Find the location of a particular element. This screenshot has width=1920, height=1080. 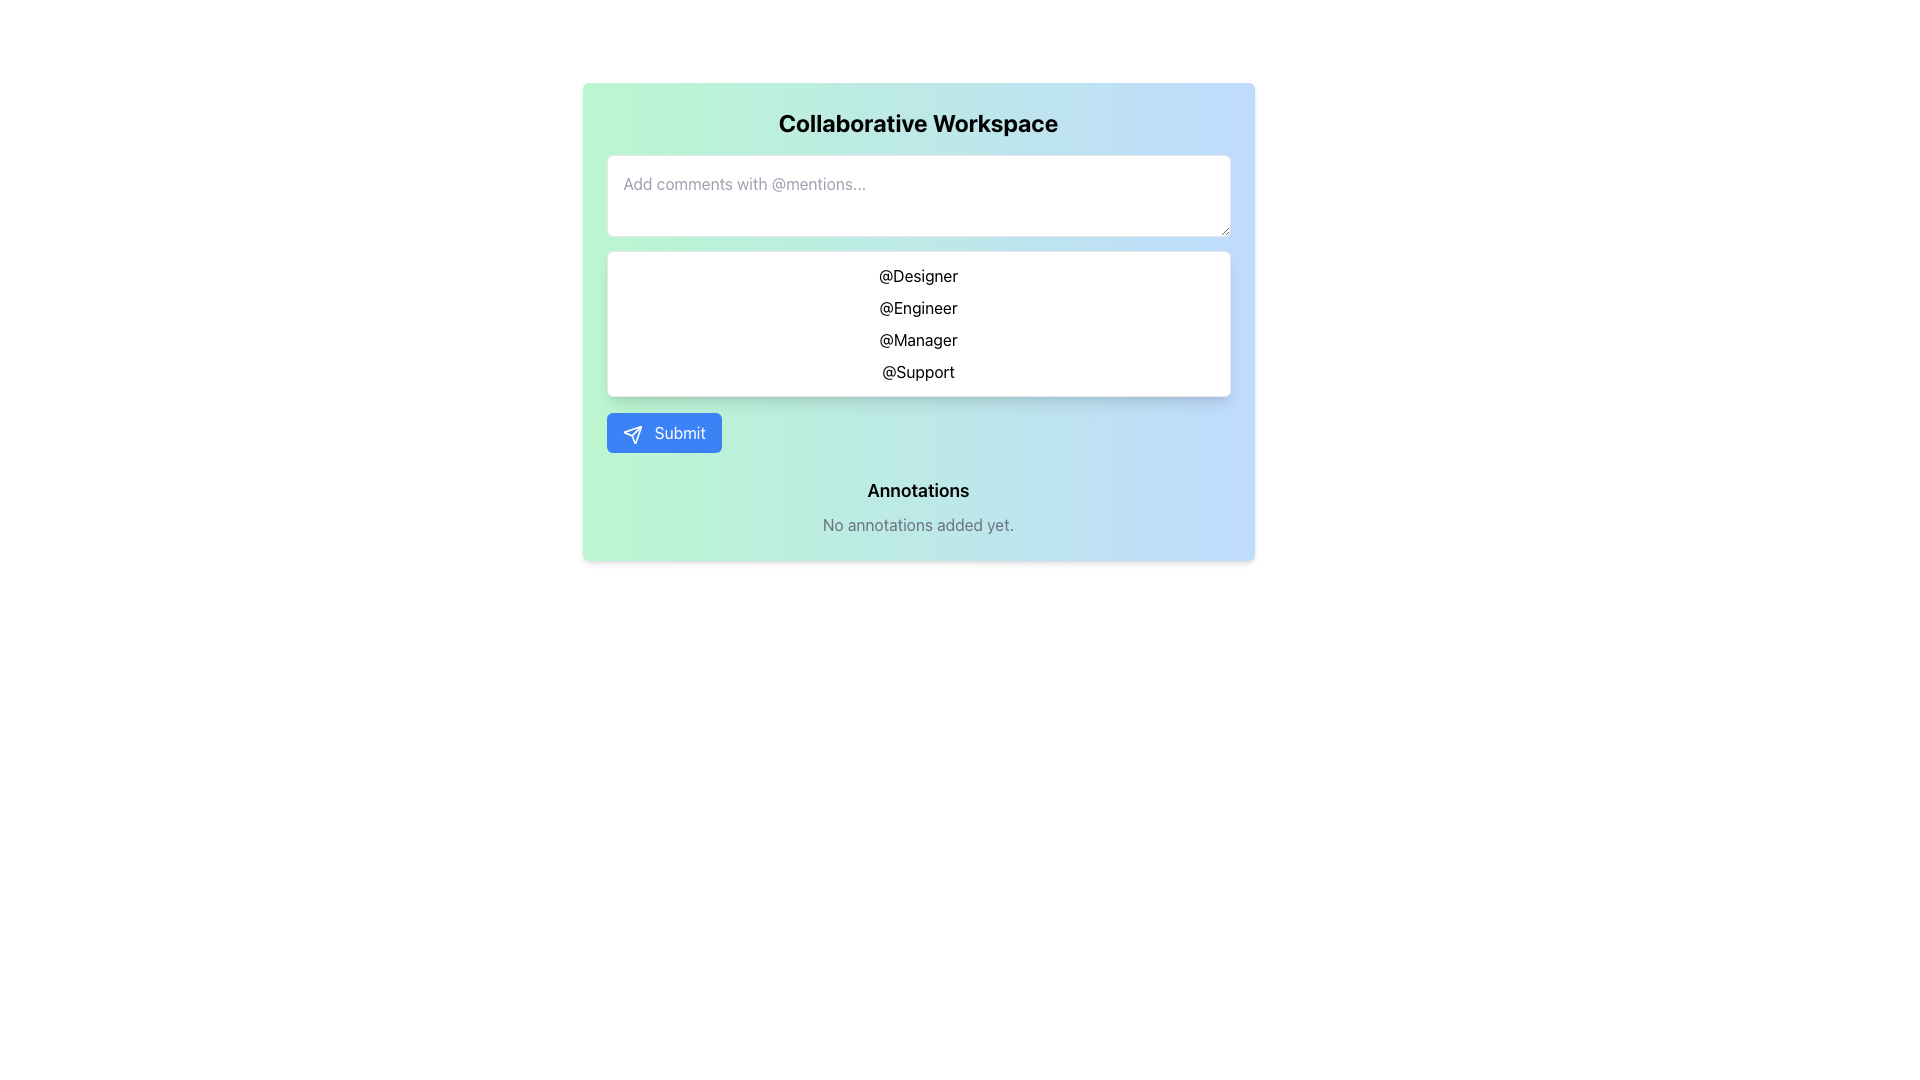

the stylized list box containing options '@Designer', '@Engineer', '@Manager', and '@Support' is located at coordinates (917, 320).